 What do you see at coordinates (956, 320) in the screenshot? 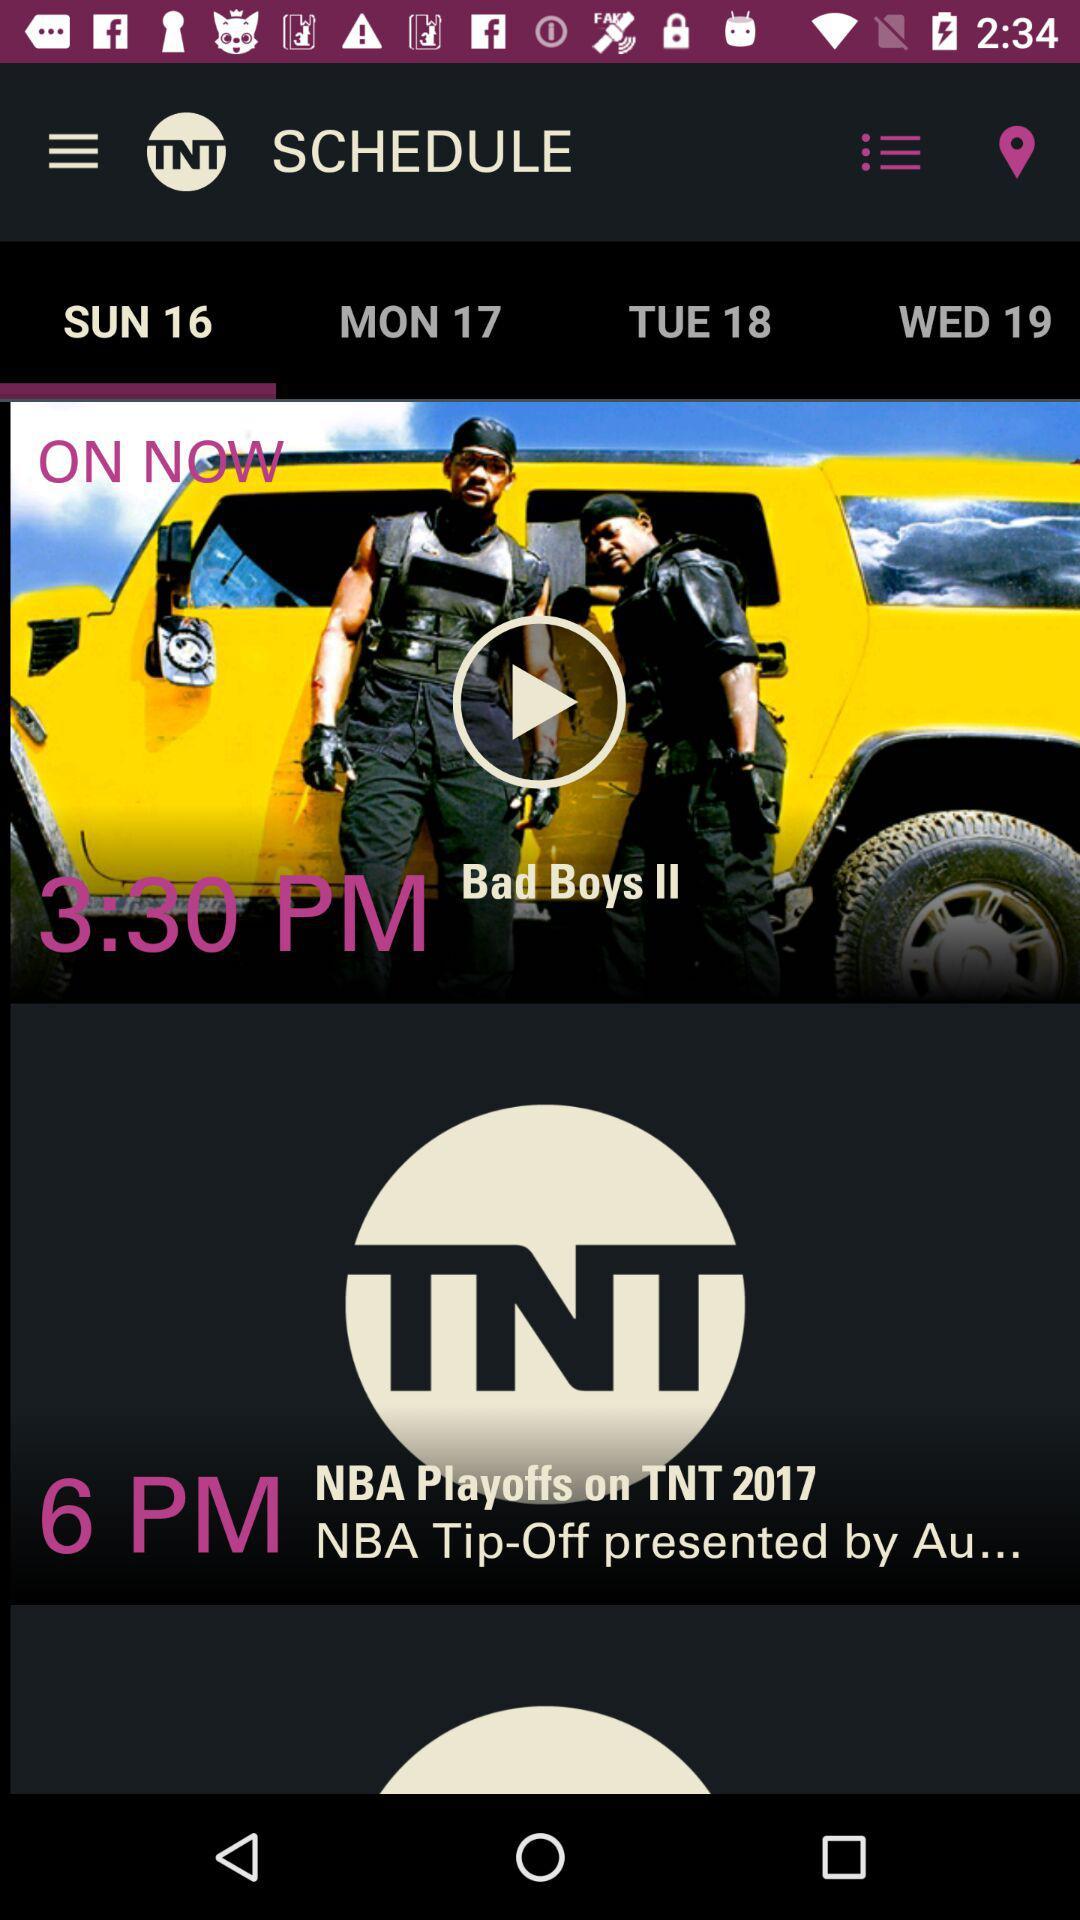
I see `wed 19` at bounding box center [956, 320].